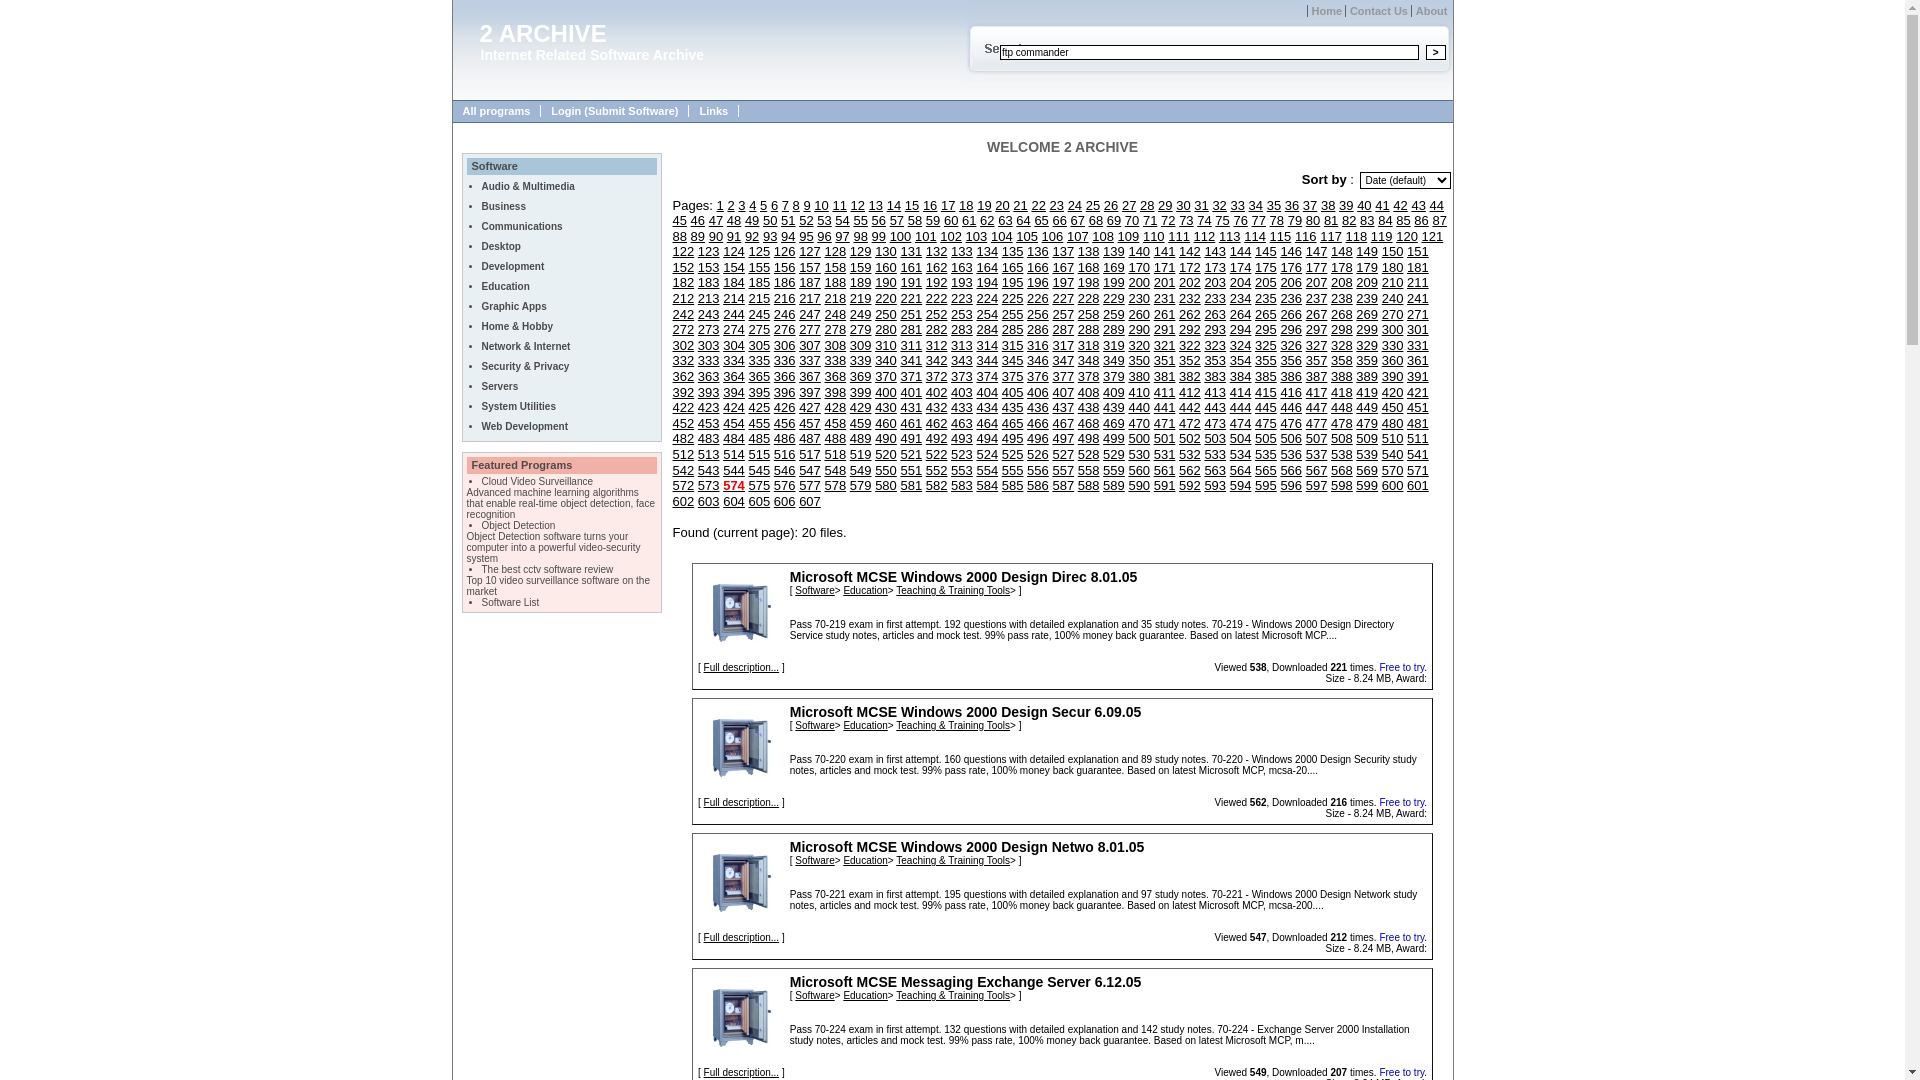 This screenshot has width=1920, height=1080. I want to click on '27', so click(1128, 205).